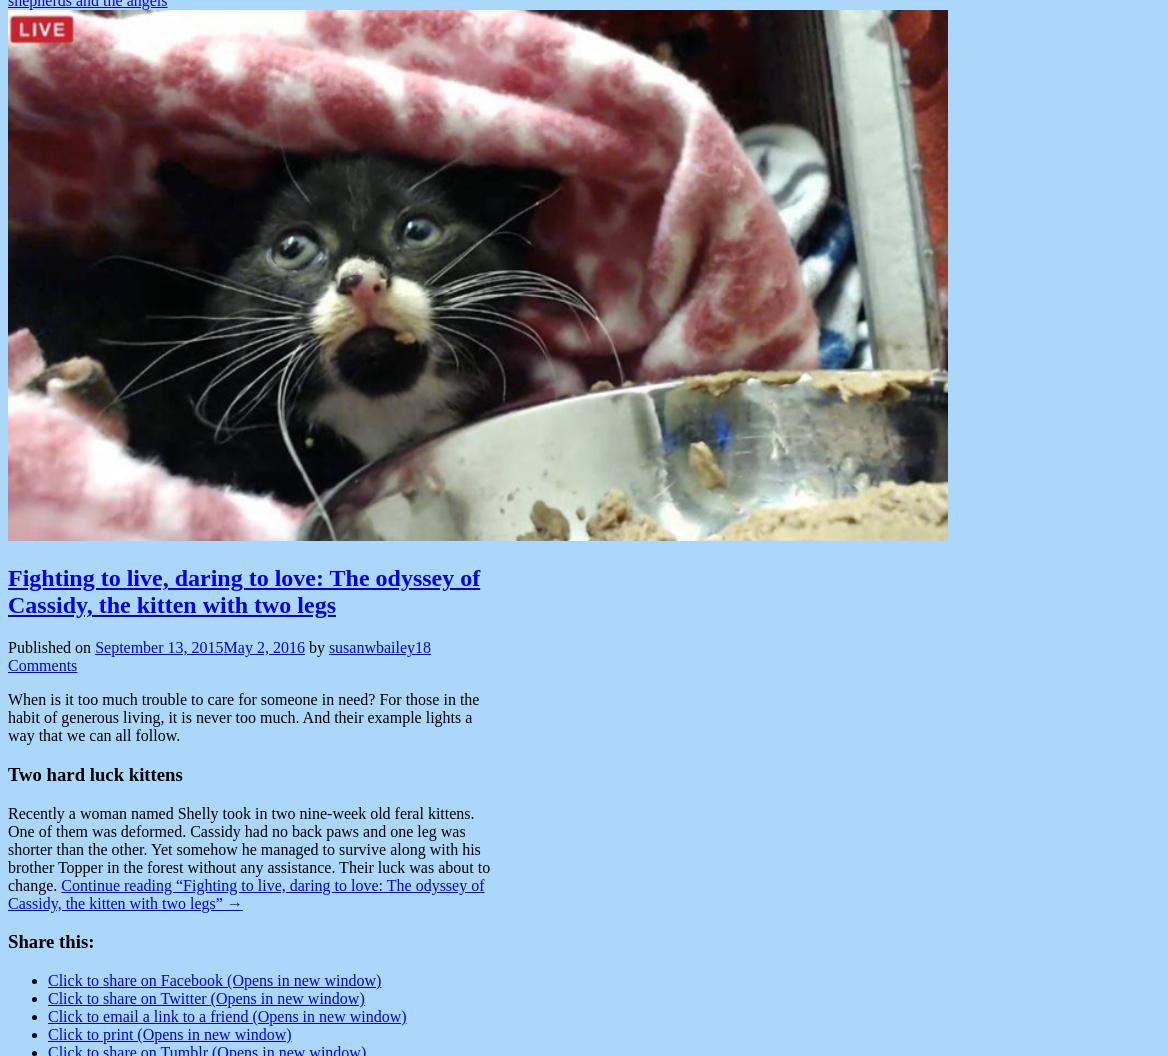 Image resolution: width=1168 pixels, height=1056 pixels. I want to click on 'May 2, 2016', so click(262, 646).